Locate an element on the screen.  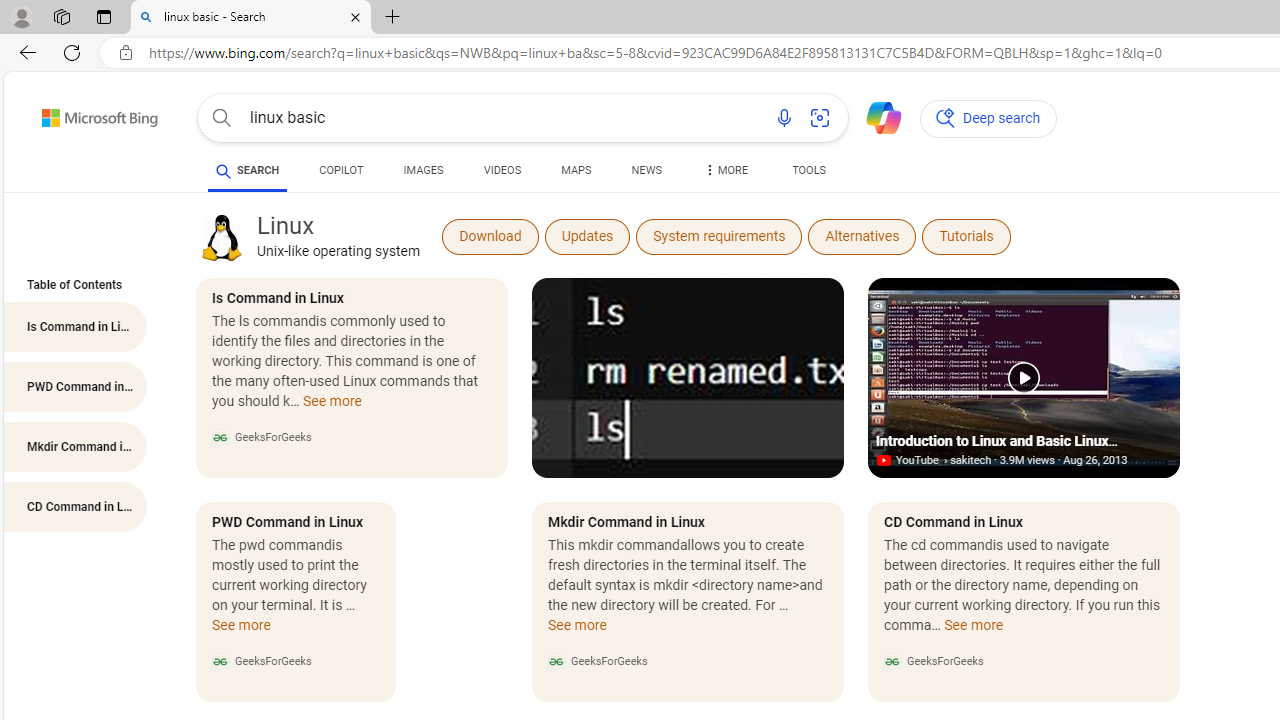
'linux basic - Search' is located at coordinates (249, 17).